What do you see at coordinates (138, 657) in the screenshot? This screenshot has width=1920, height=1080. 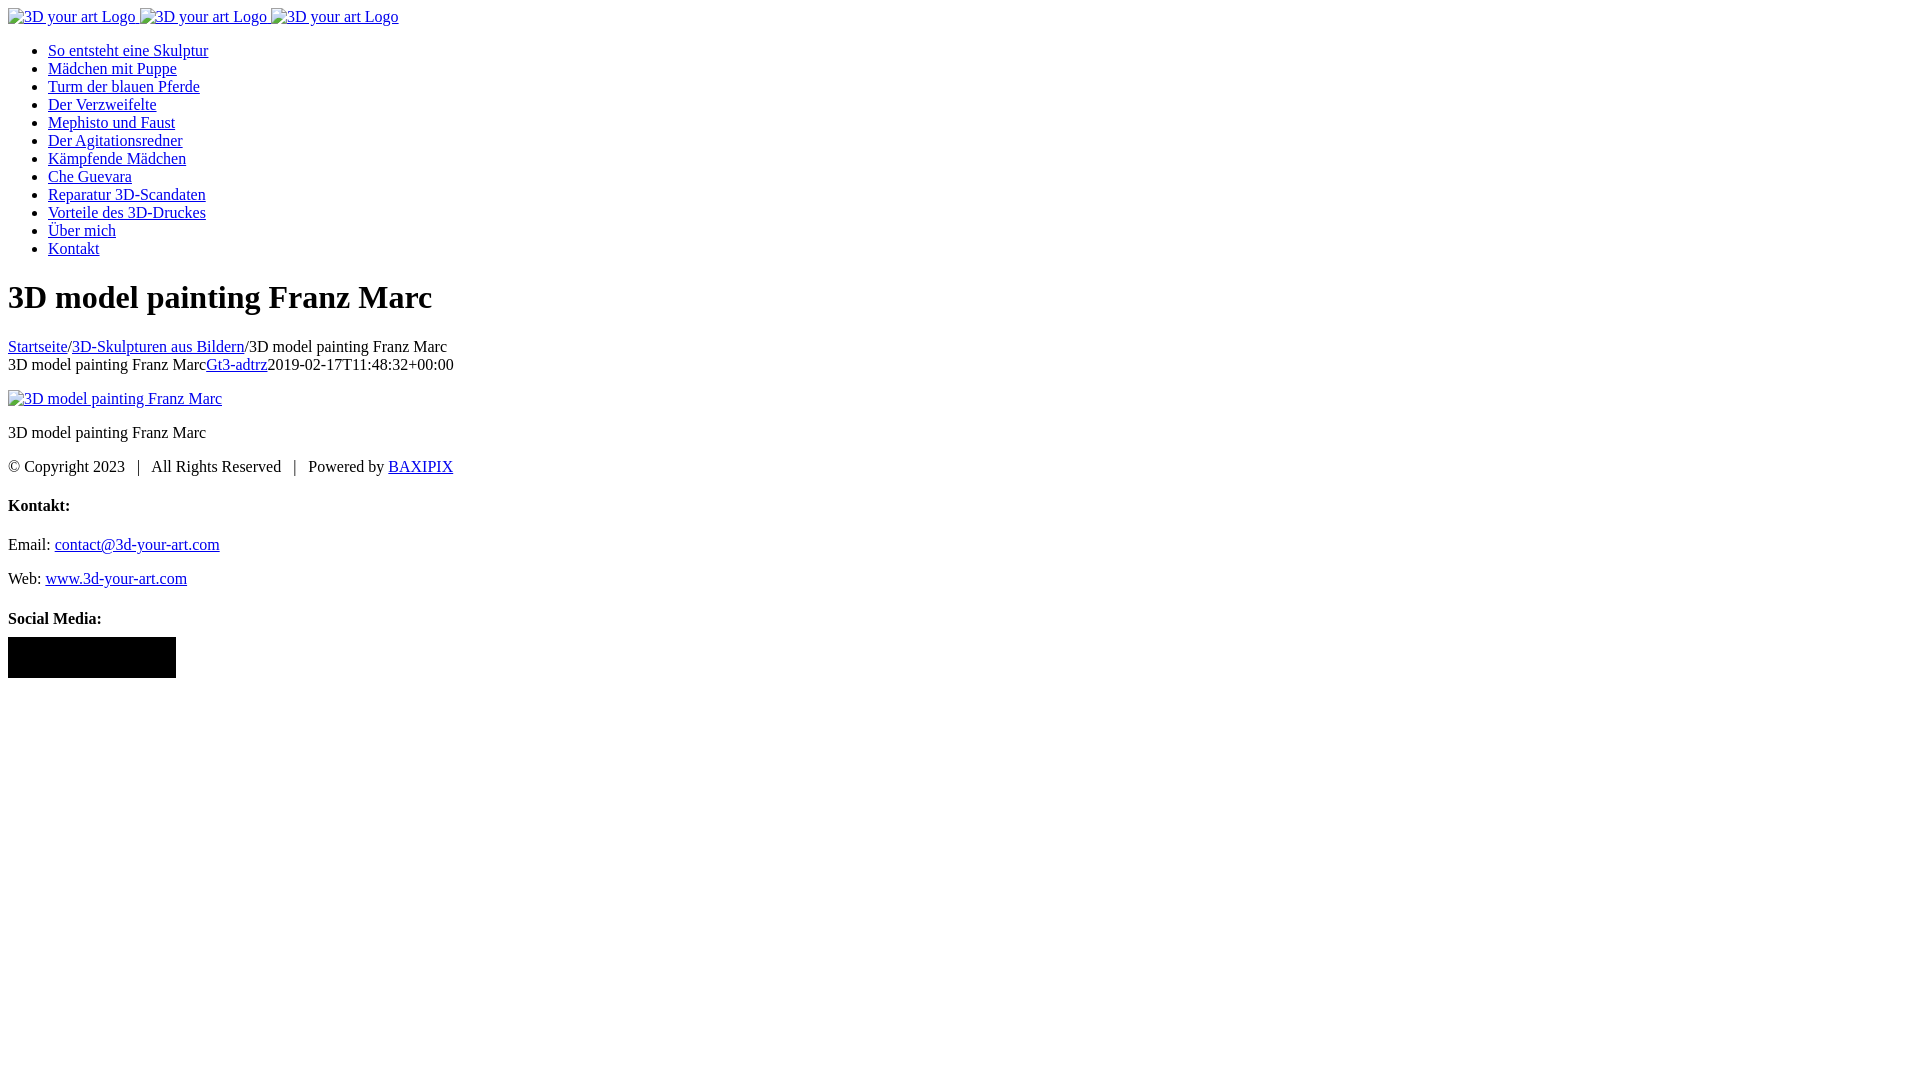 I see `'Tumblr'` at bounding box center [138, 657].